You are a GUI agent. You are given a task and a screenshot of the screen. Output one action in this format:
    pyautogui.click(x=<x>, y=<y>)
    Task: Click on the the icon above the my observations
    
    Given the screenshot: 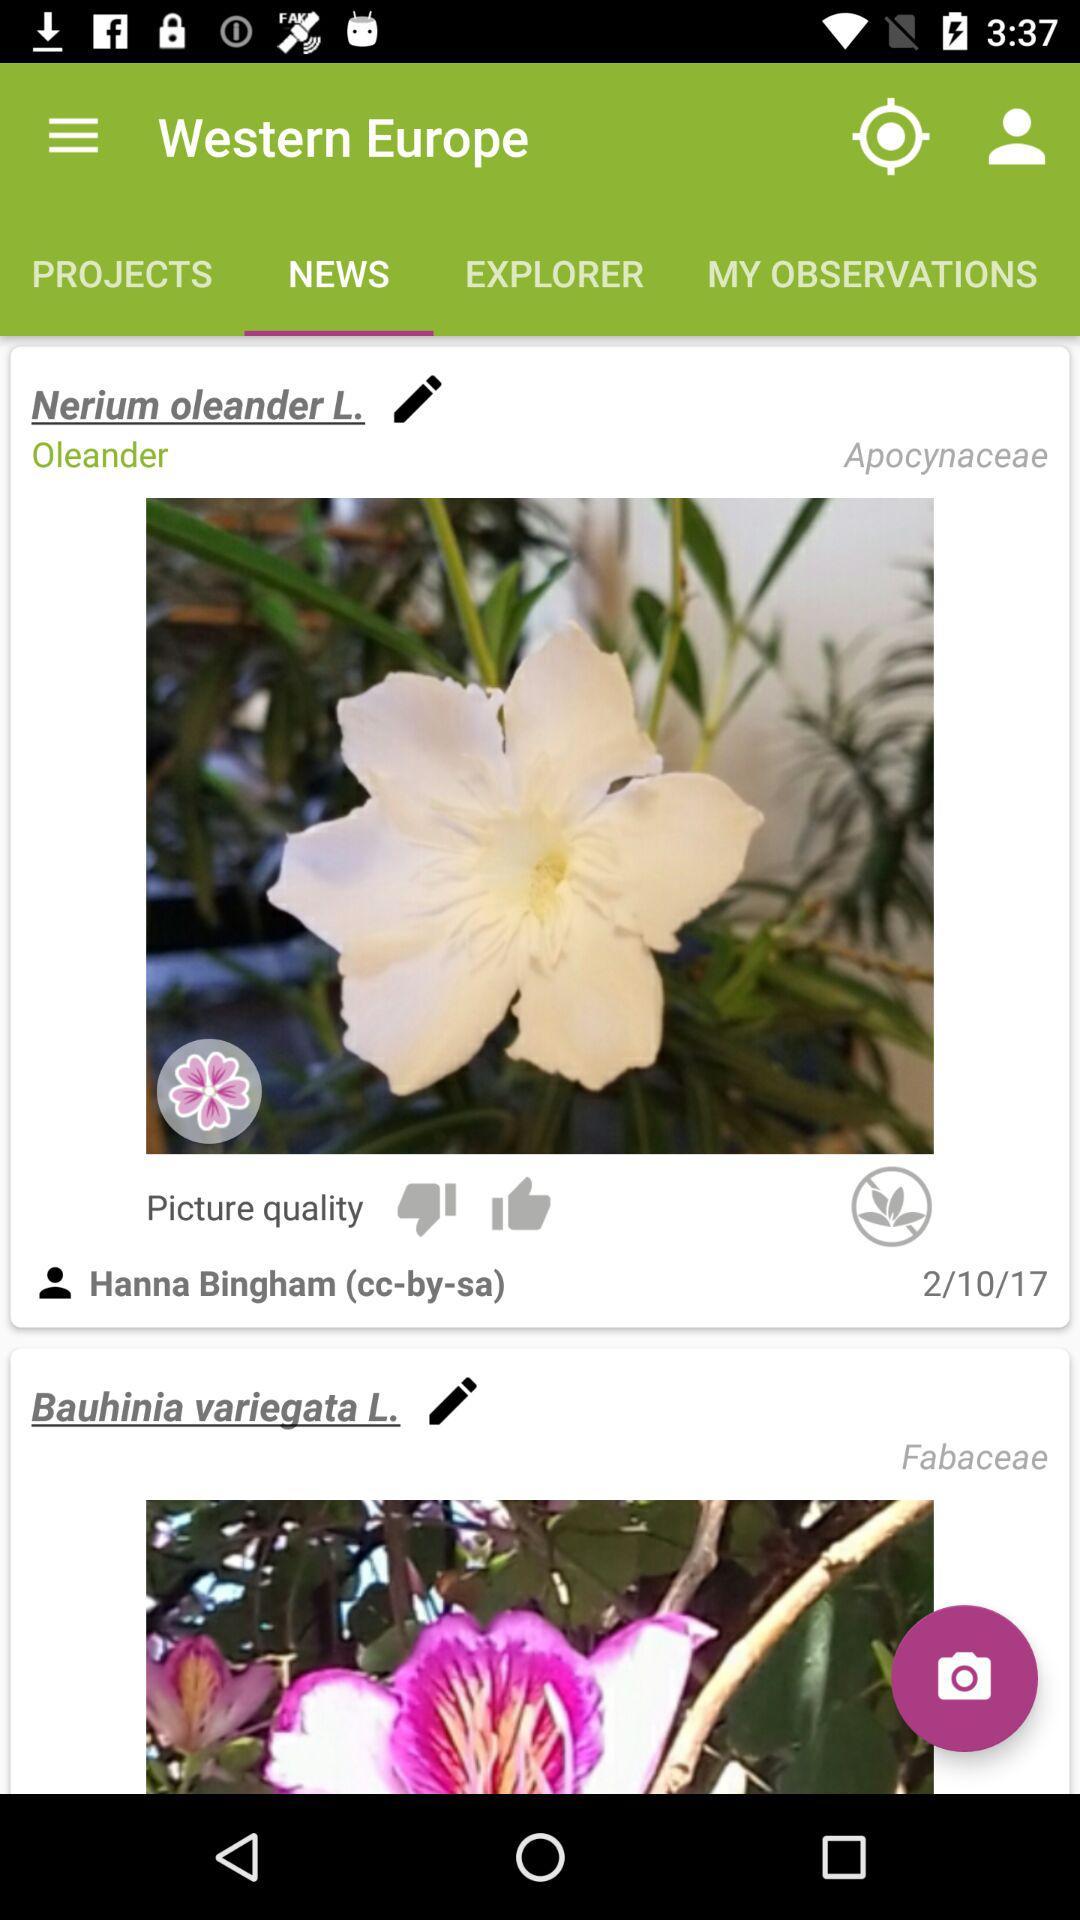 What is the action you would take?
    pyautogui.click(x=1017, y=135)
    